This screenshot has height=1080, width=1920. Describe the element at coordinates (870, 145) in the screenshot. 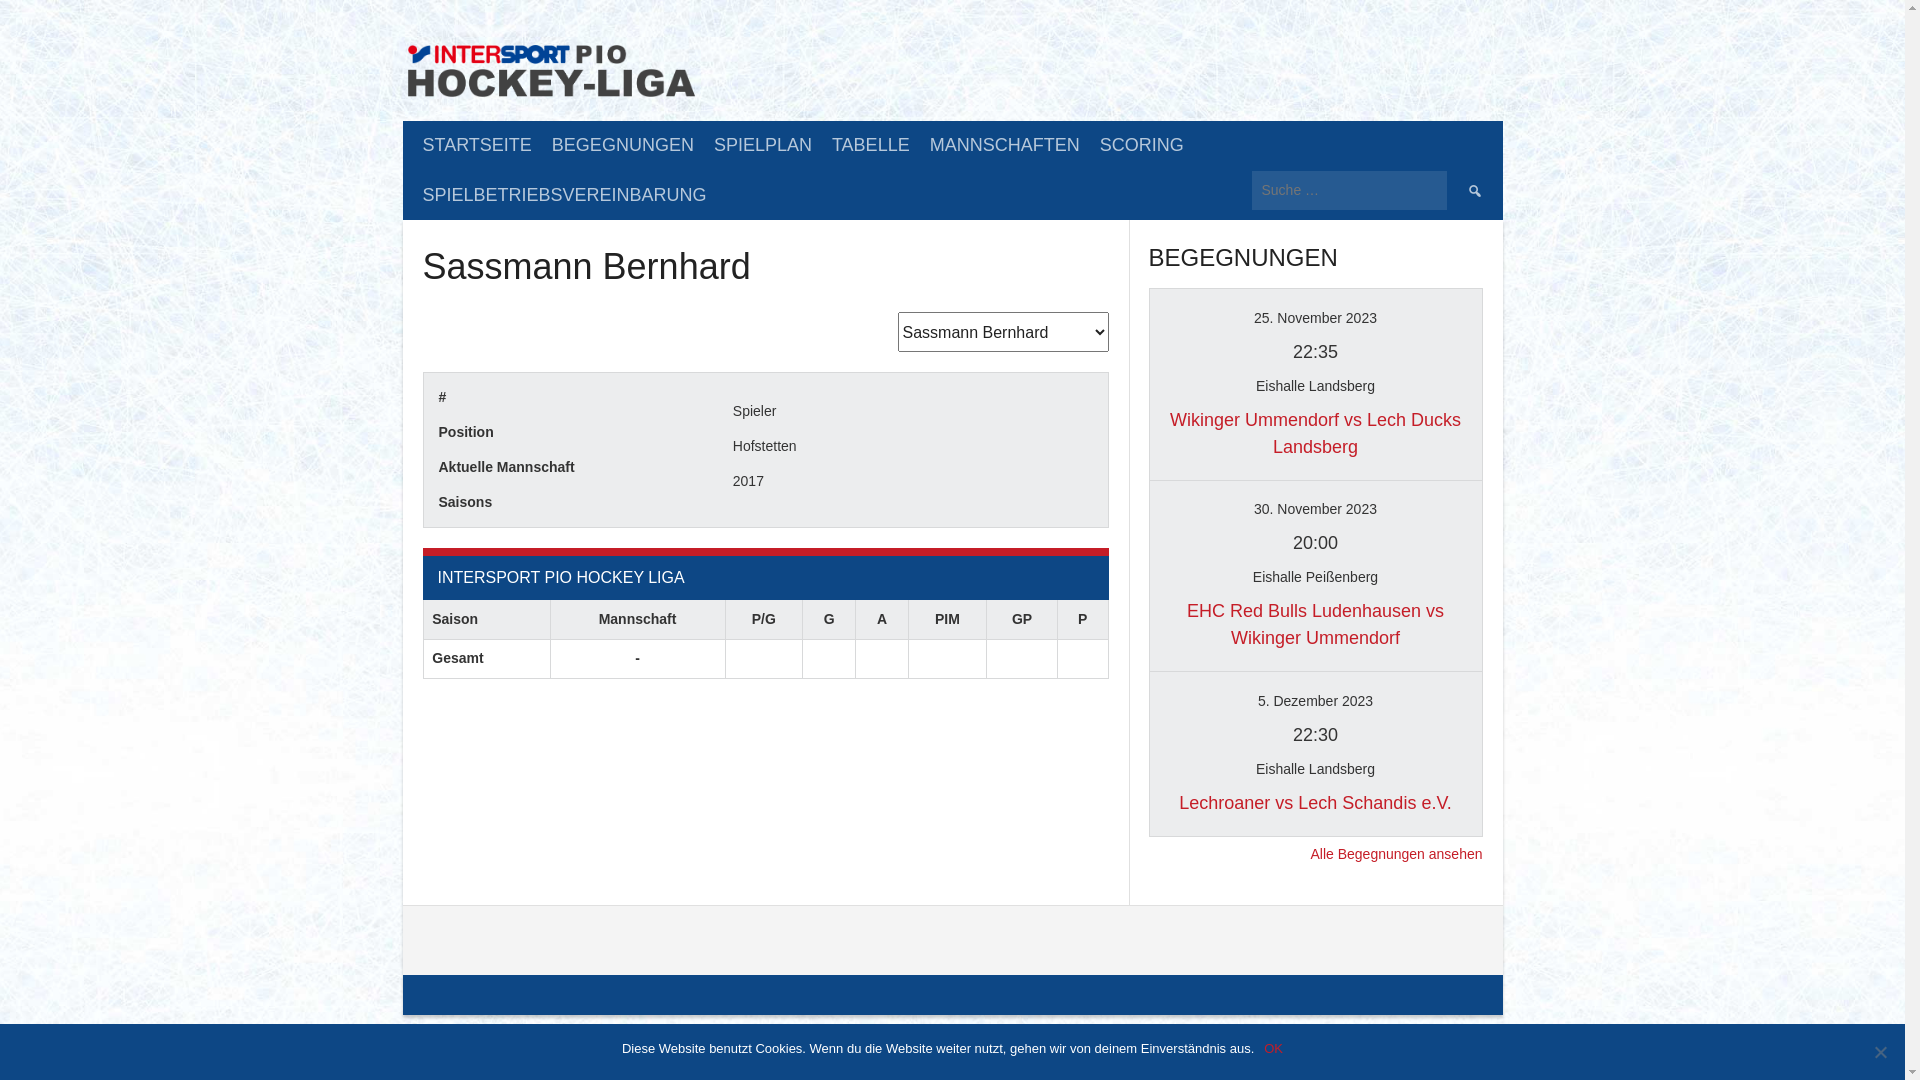

I see `'TABELLE'` at that location.